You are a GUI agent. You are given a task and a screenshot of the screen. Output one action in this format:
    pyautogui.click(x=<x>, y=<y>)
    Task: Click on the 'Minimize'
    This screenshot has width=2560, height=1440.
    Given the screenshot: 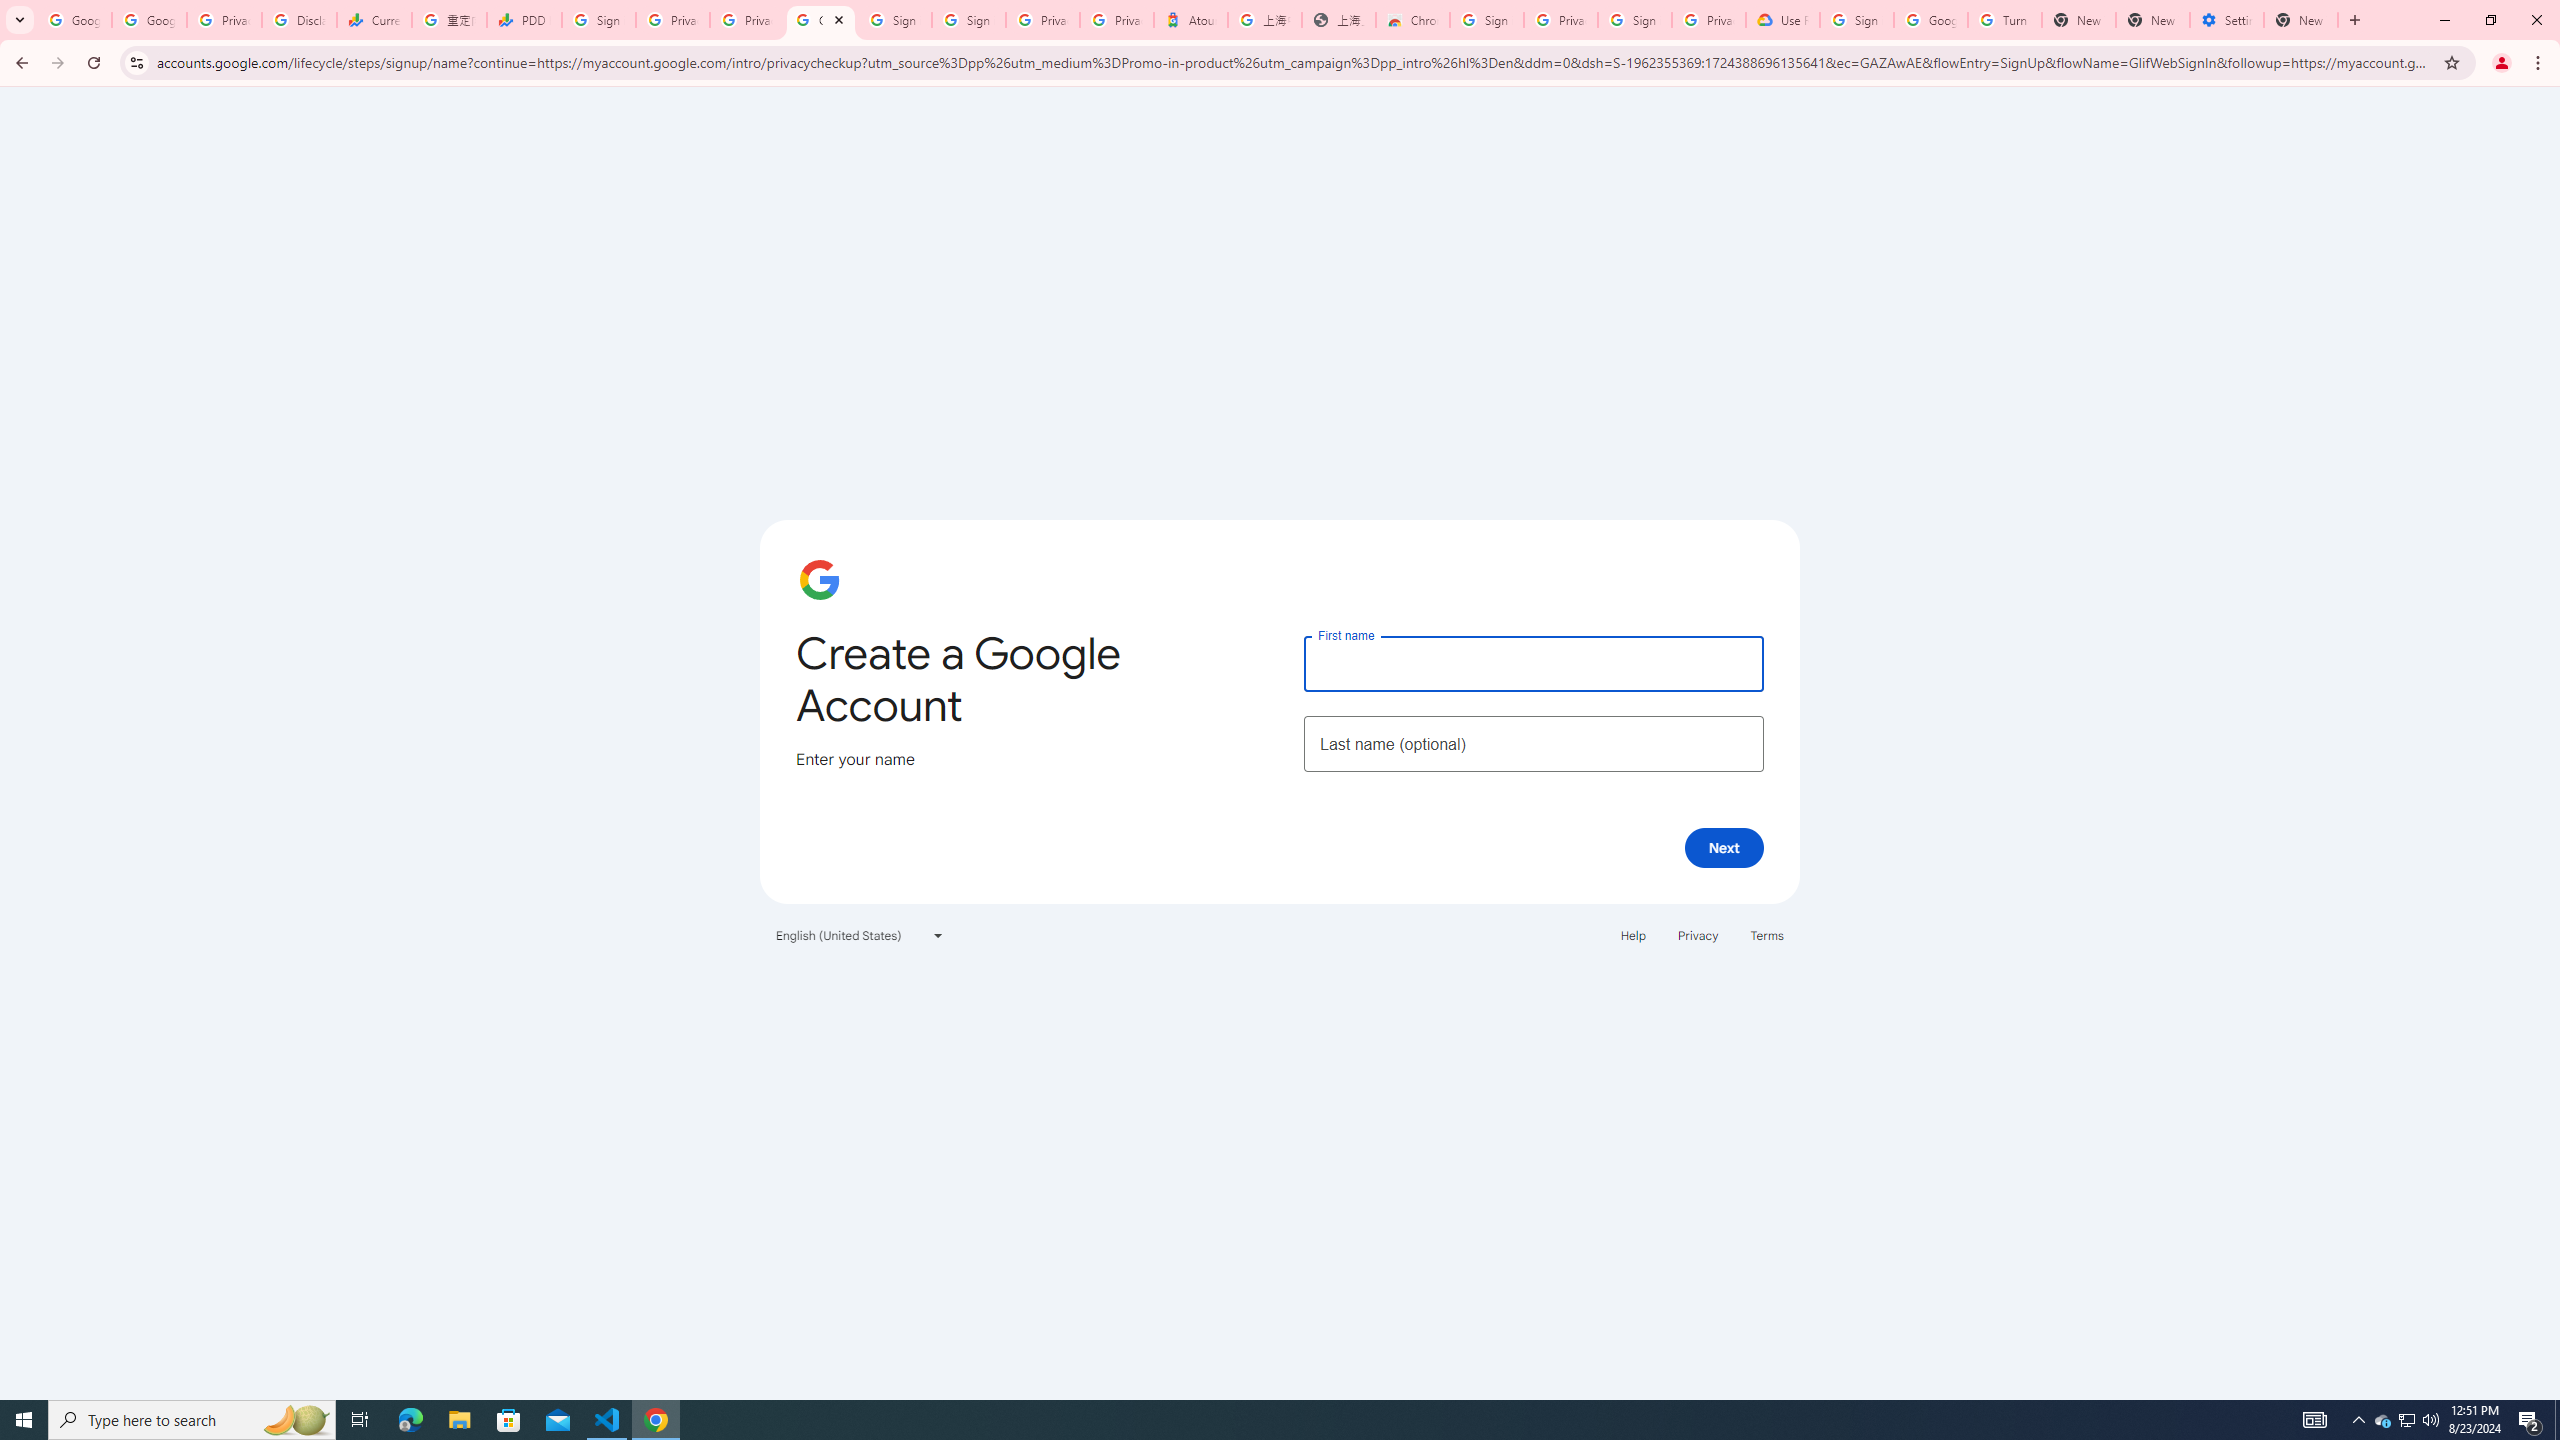 What is the action you would take?
    pyautogui.click(x=2443, y=19)
    